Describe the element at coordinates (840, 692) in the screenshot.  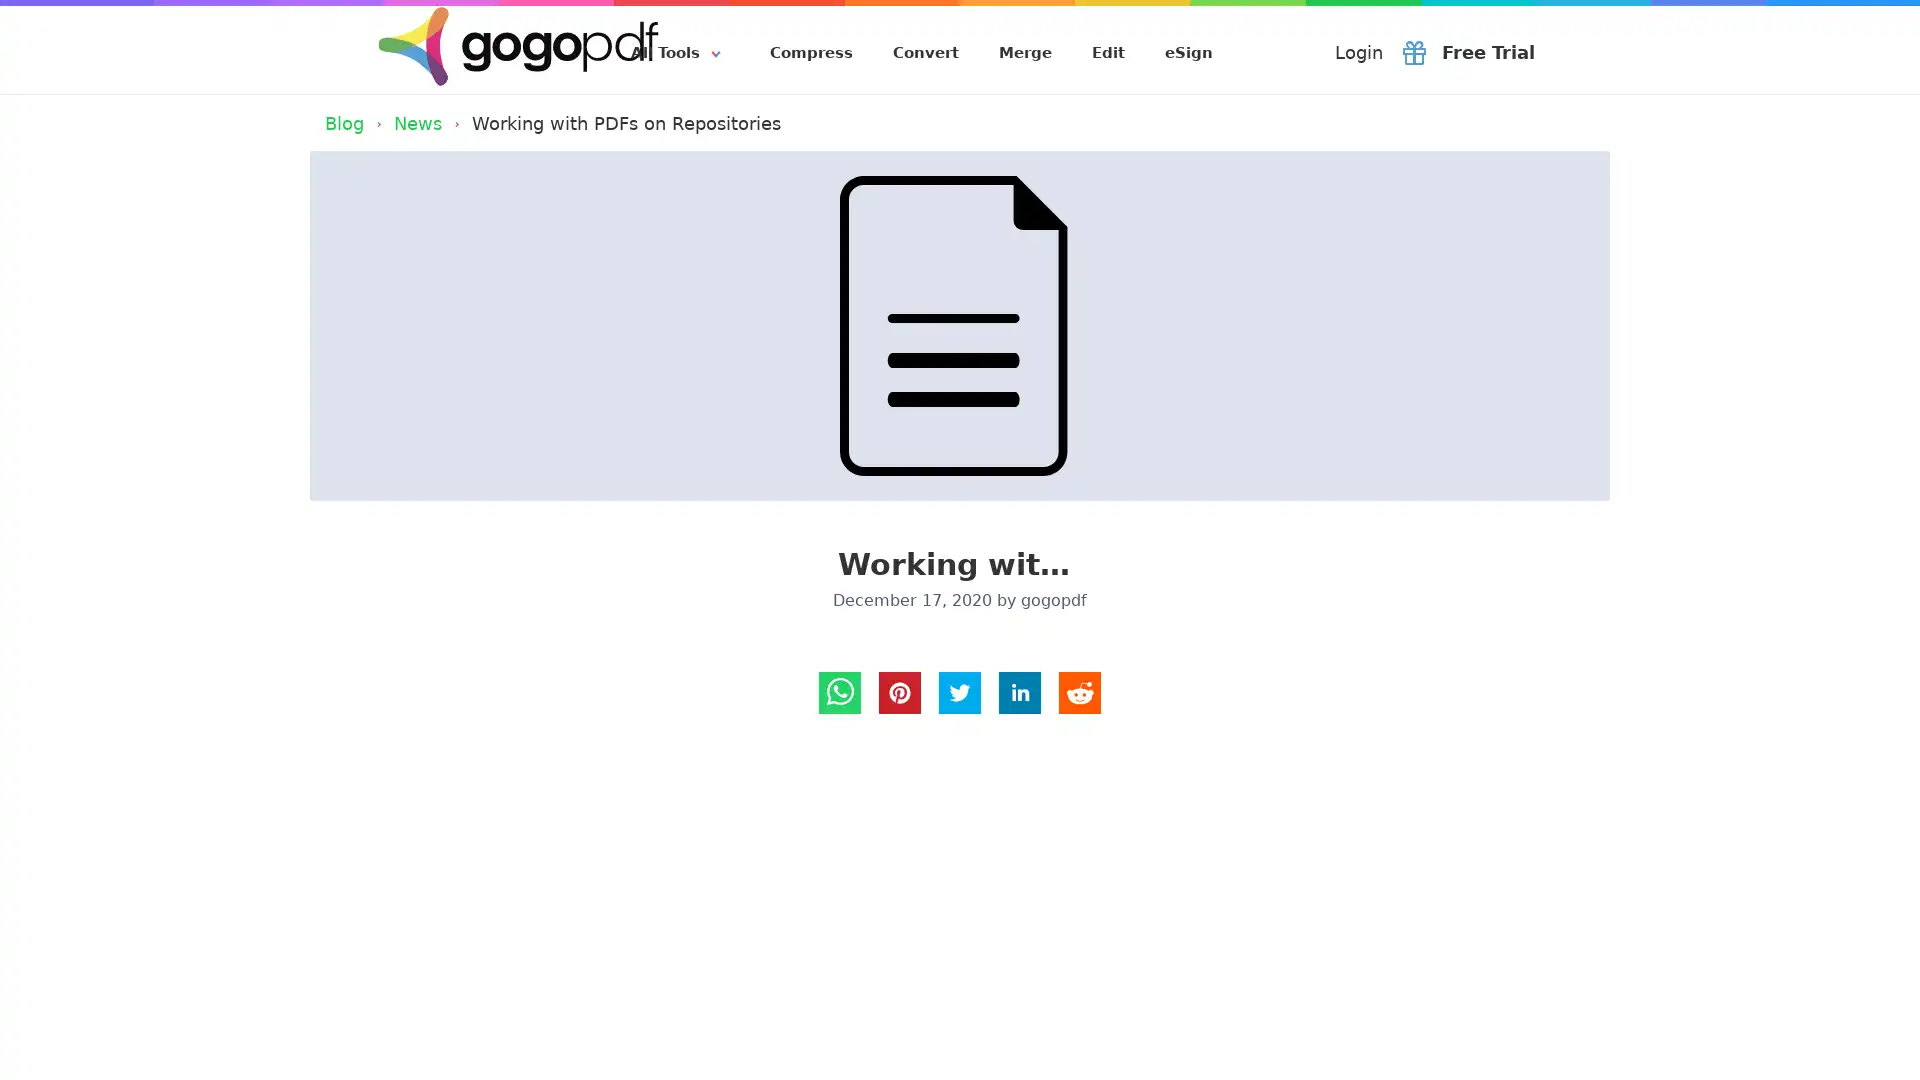
I see `Whatsapp` at that location.